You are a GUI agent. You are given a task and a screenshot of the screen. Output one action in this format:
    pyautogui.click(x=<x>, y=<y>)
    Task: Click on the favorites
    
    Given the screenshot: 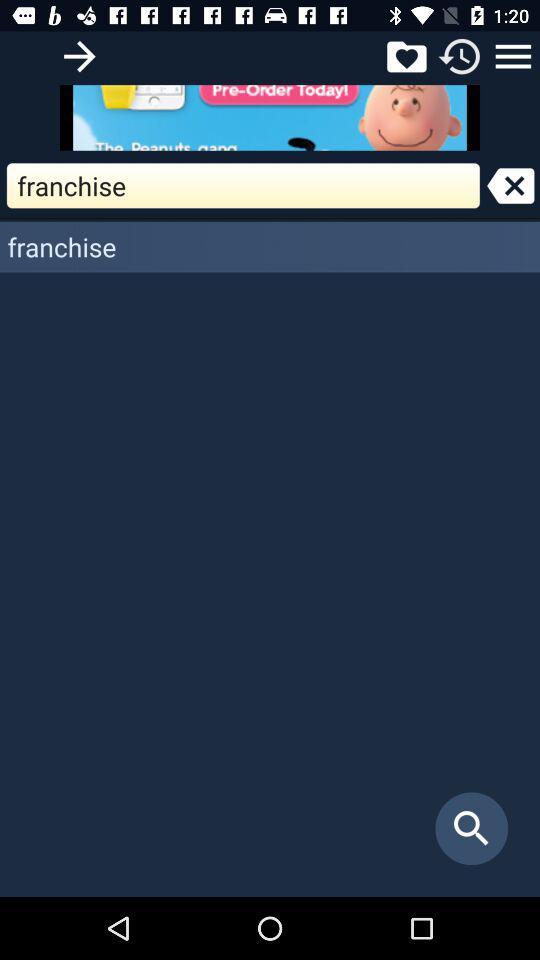 What is the action you would take?
    pyautogui.click(x=405, y=55)
    